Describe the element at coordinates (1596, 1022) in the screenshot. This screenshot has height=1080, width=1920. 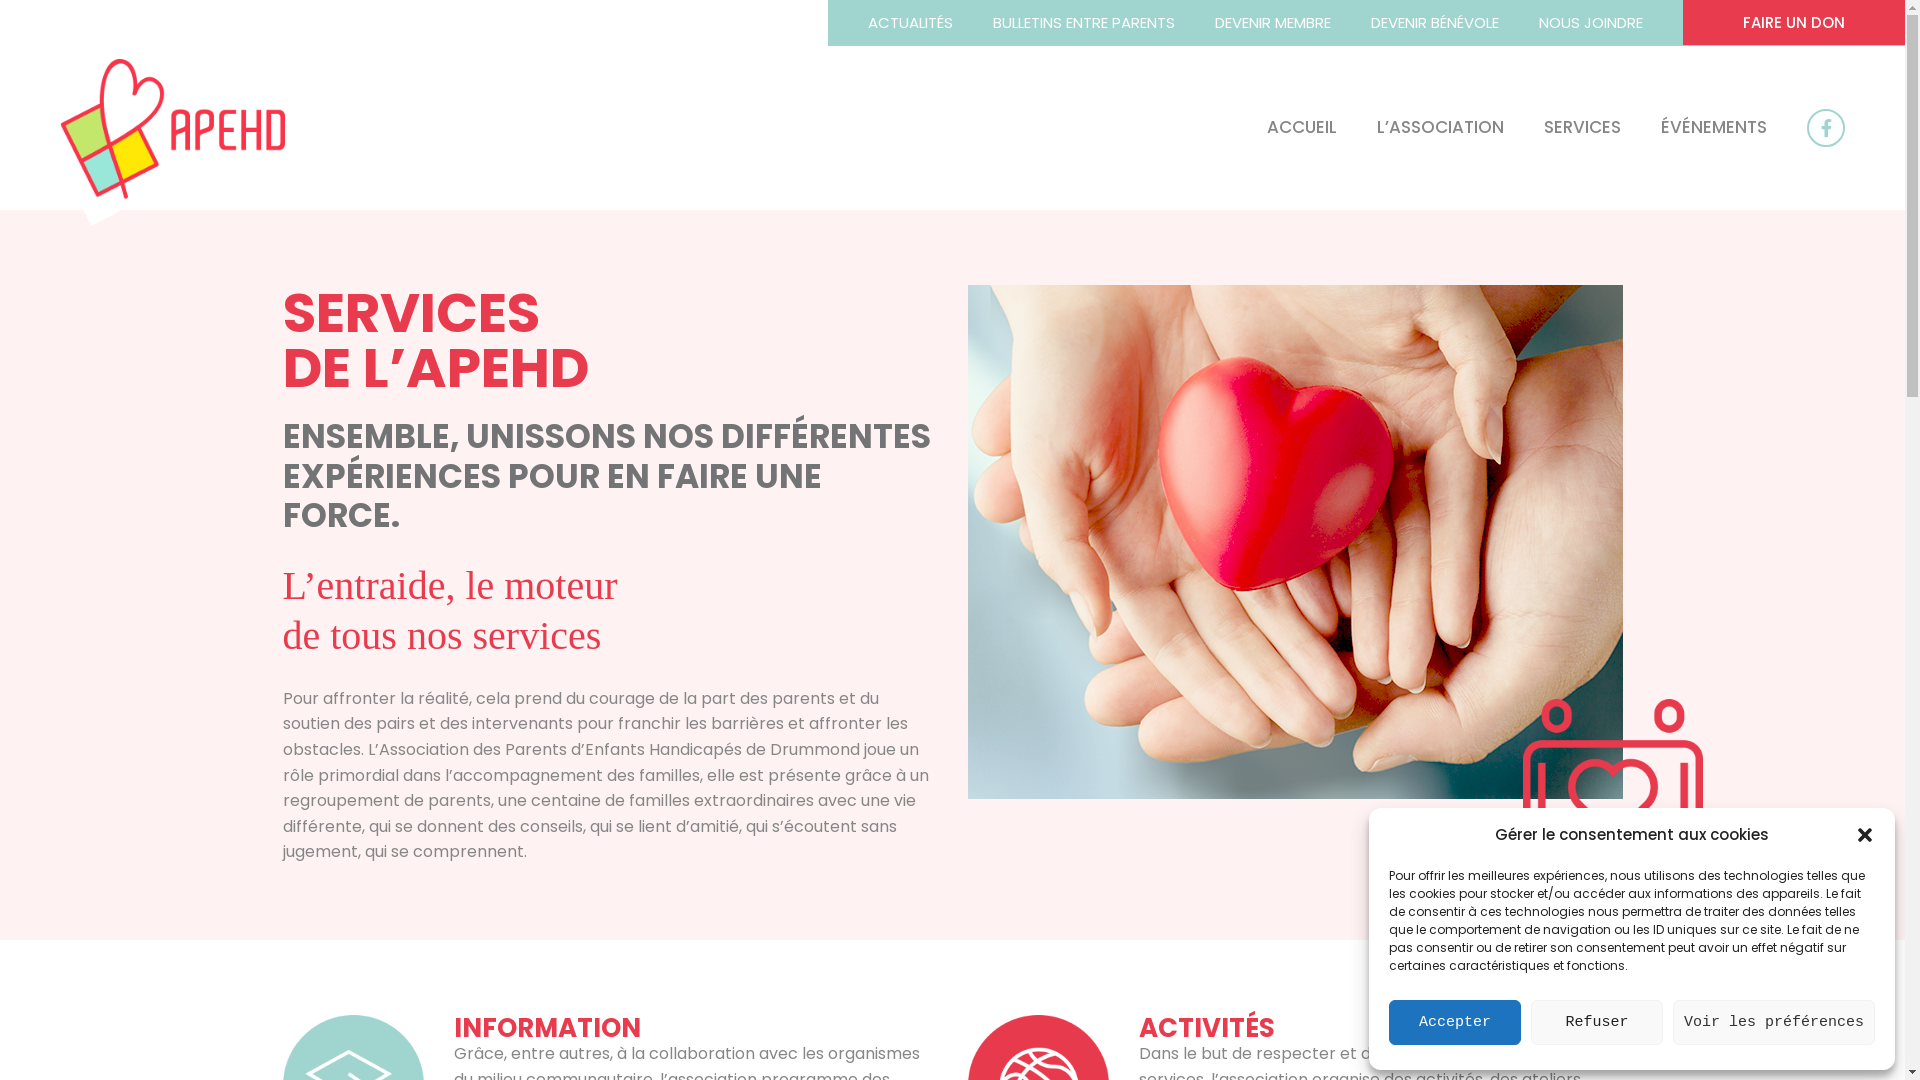
I see `'Refuser'` at that location.